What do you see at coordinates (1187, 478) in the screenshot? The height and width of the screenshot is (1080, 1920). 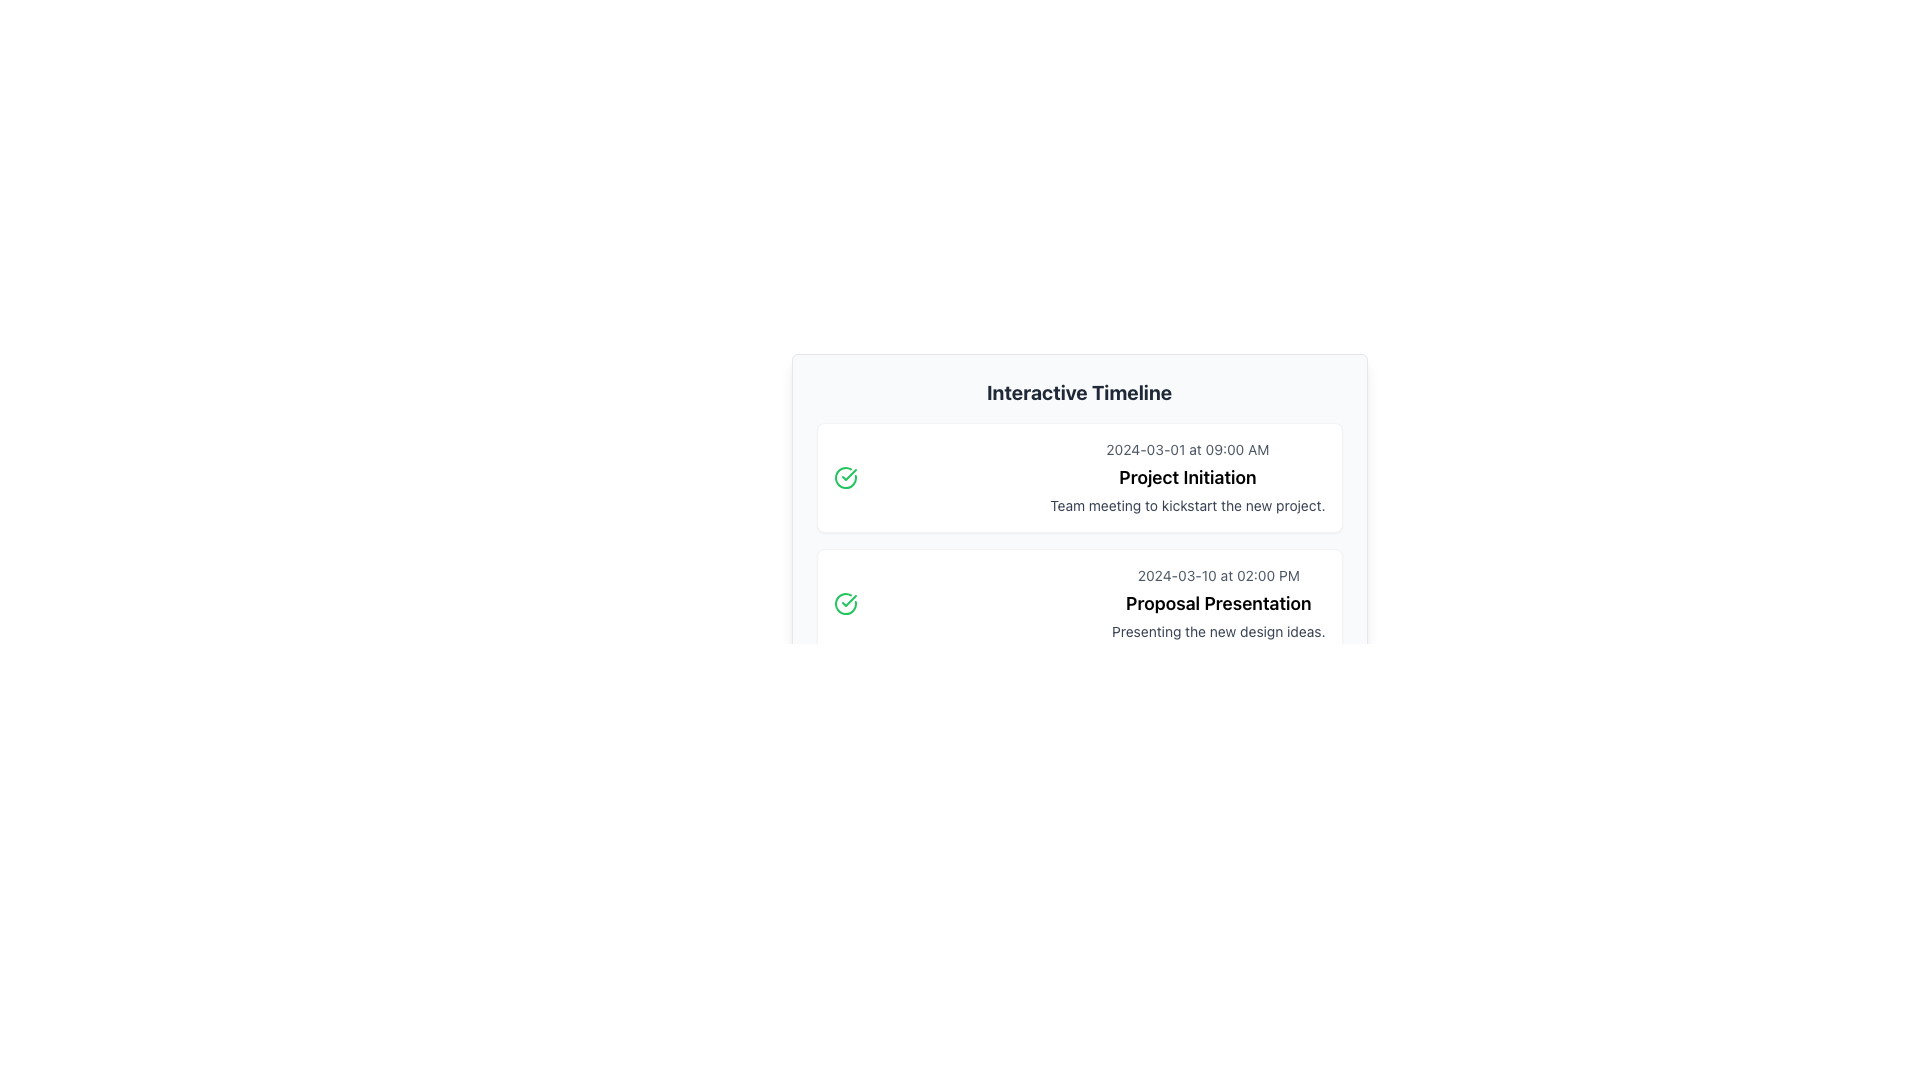 I see `the informational Text Block on the timeline that provides details about a scheduled event, positioned below the 'Interactive Timeline' header` at bounding box center [1187, 478].